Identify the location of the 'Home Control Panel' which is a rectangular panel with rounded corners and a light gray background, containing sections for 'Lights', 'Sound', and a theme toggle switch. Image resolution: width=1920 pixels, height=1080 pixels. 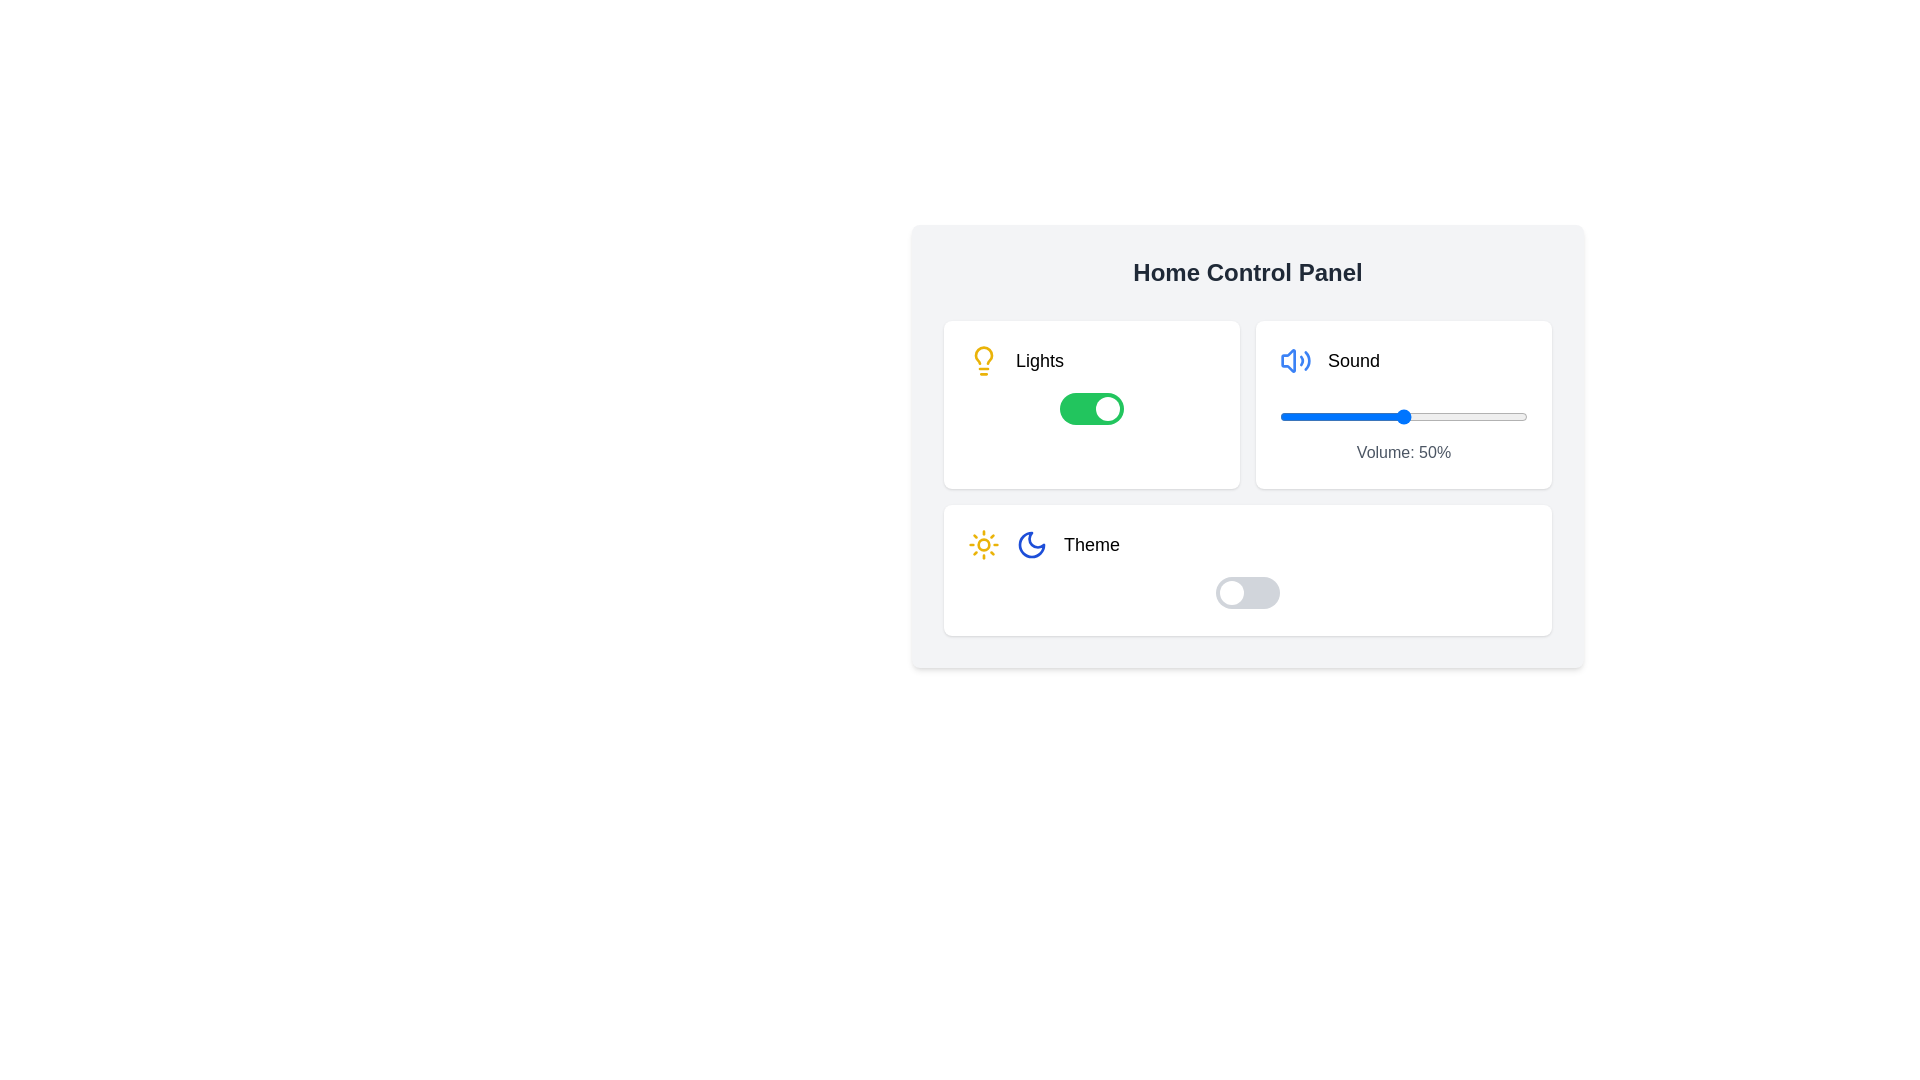
(1247, 445).